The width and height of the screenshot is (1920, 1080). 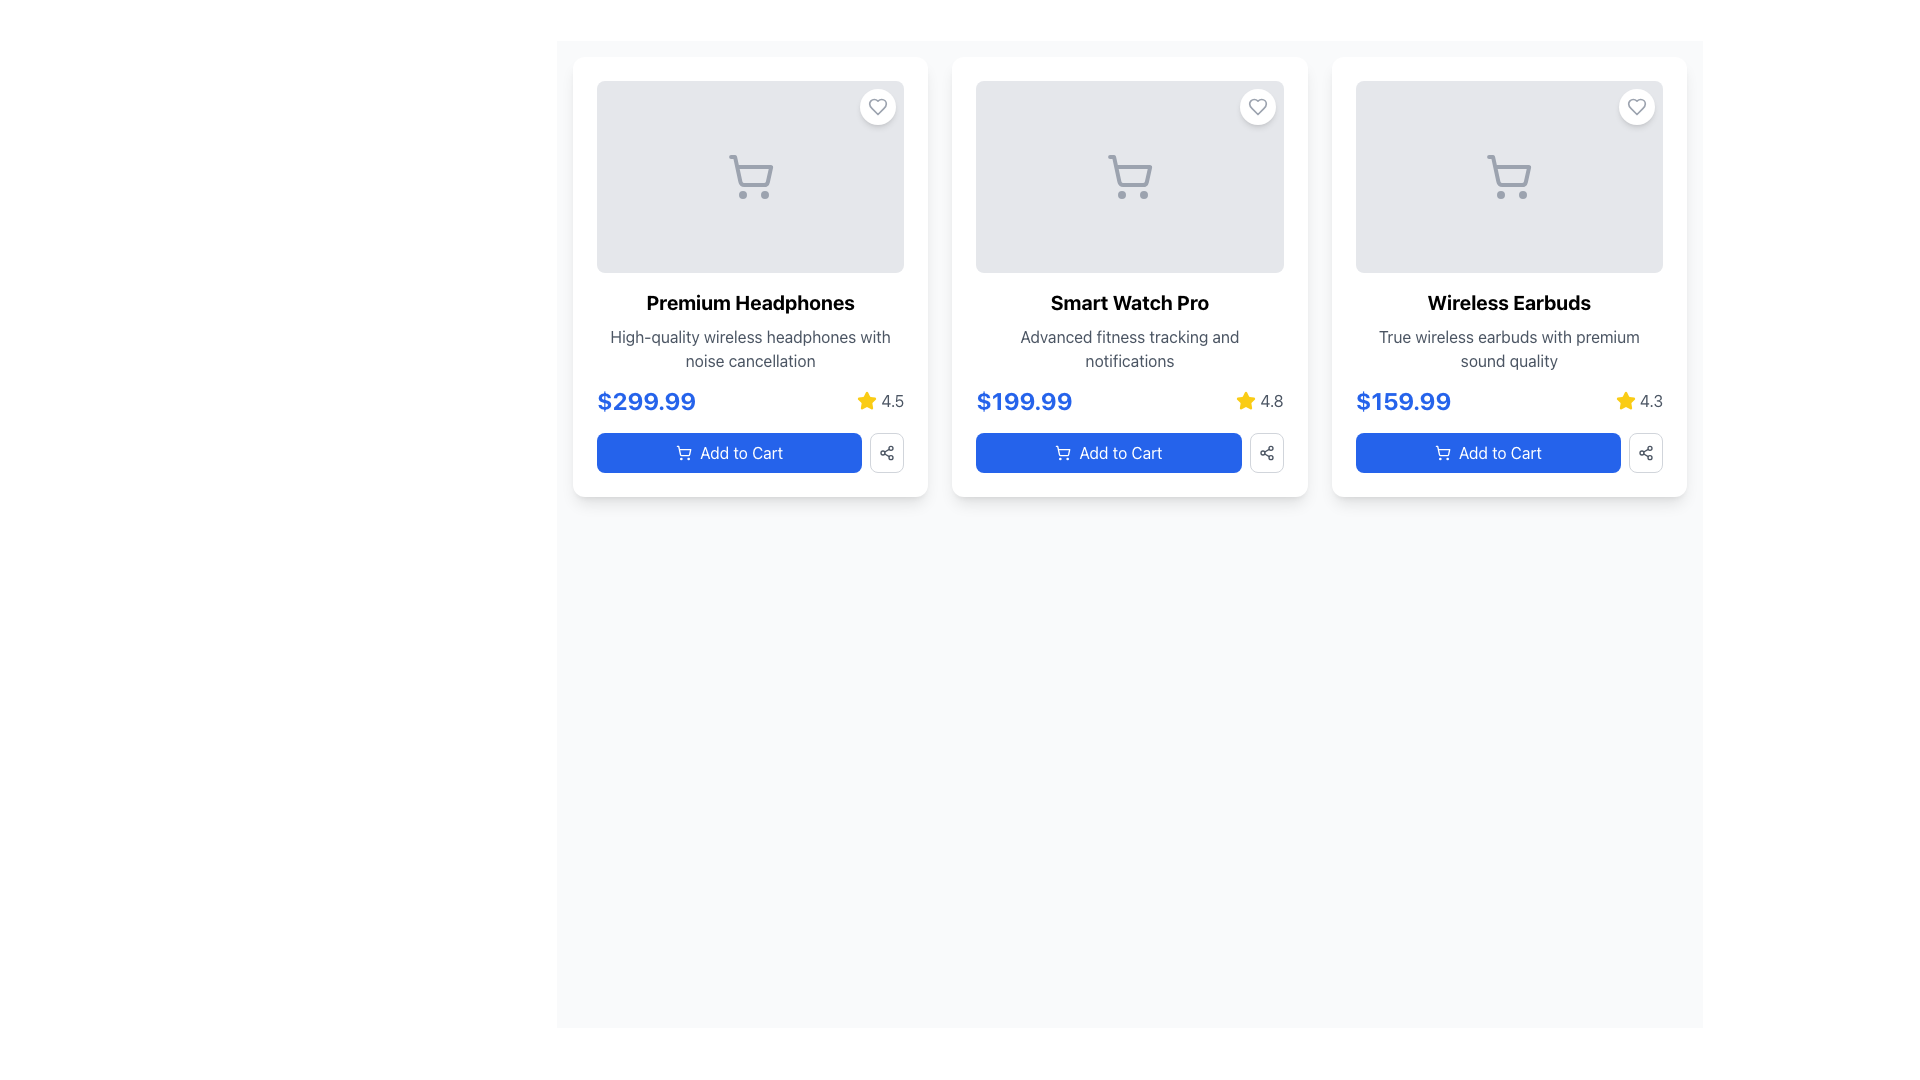 I want to click on the shopping cart graphic icon located in the 'Smart Watch Pro' card, positioned above the title and description text, so click(x=1129, y=176).